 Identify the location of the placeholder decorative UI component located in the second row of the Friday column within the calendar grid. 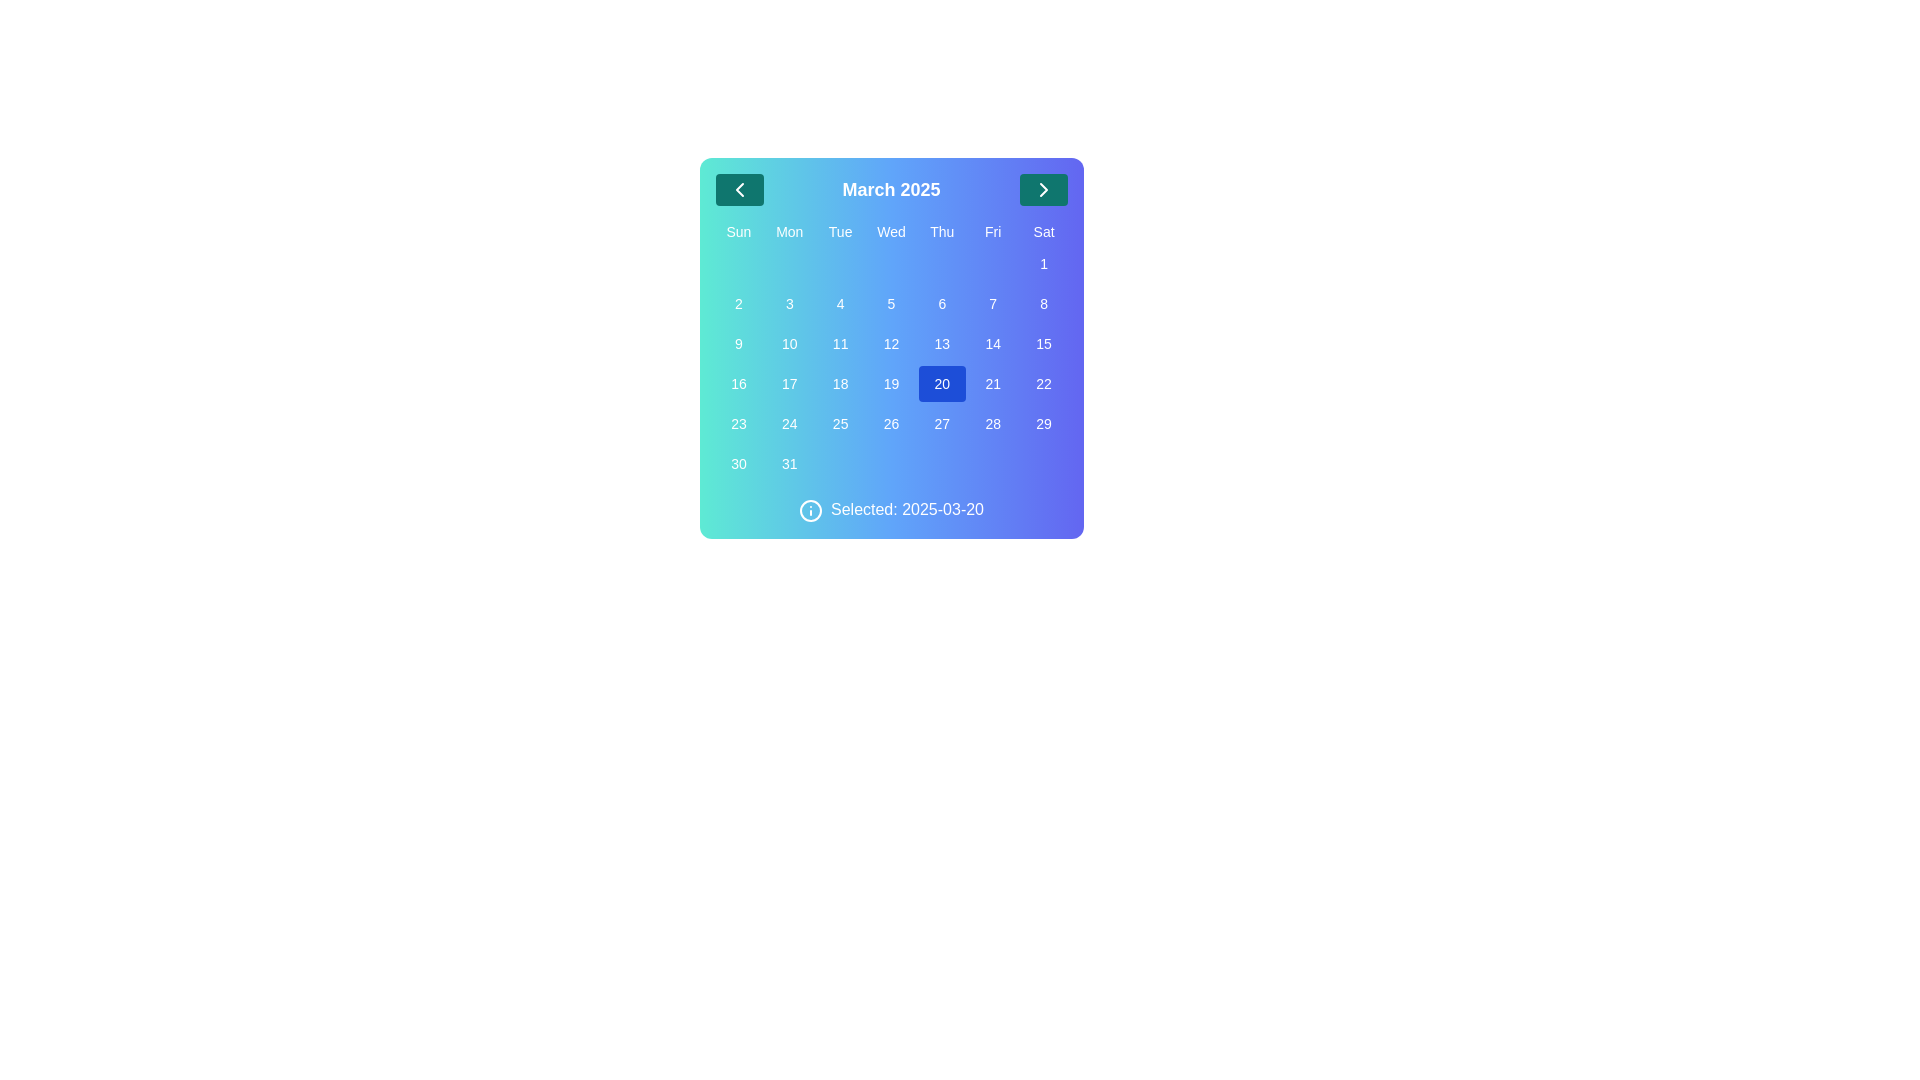
(993, 262).